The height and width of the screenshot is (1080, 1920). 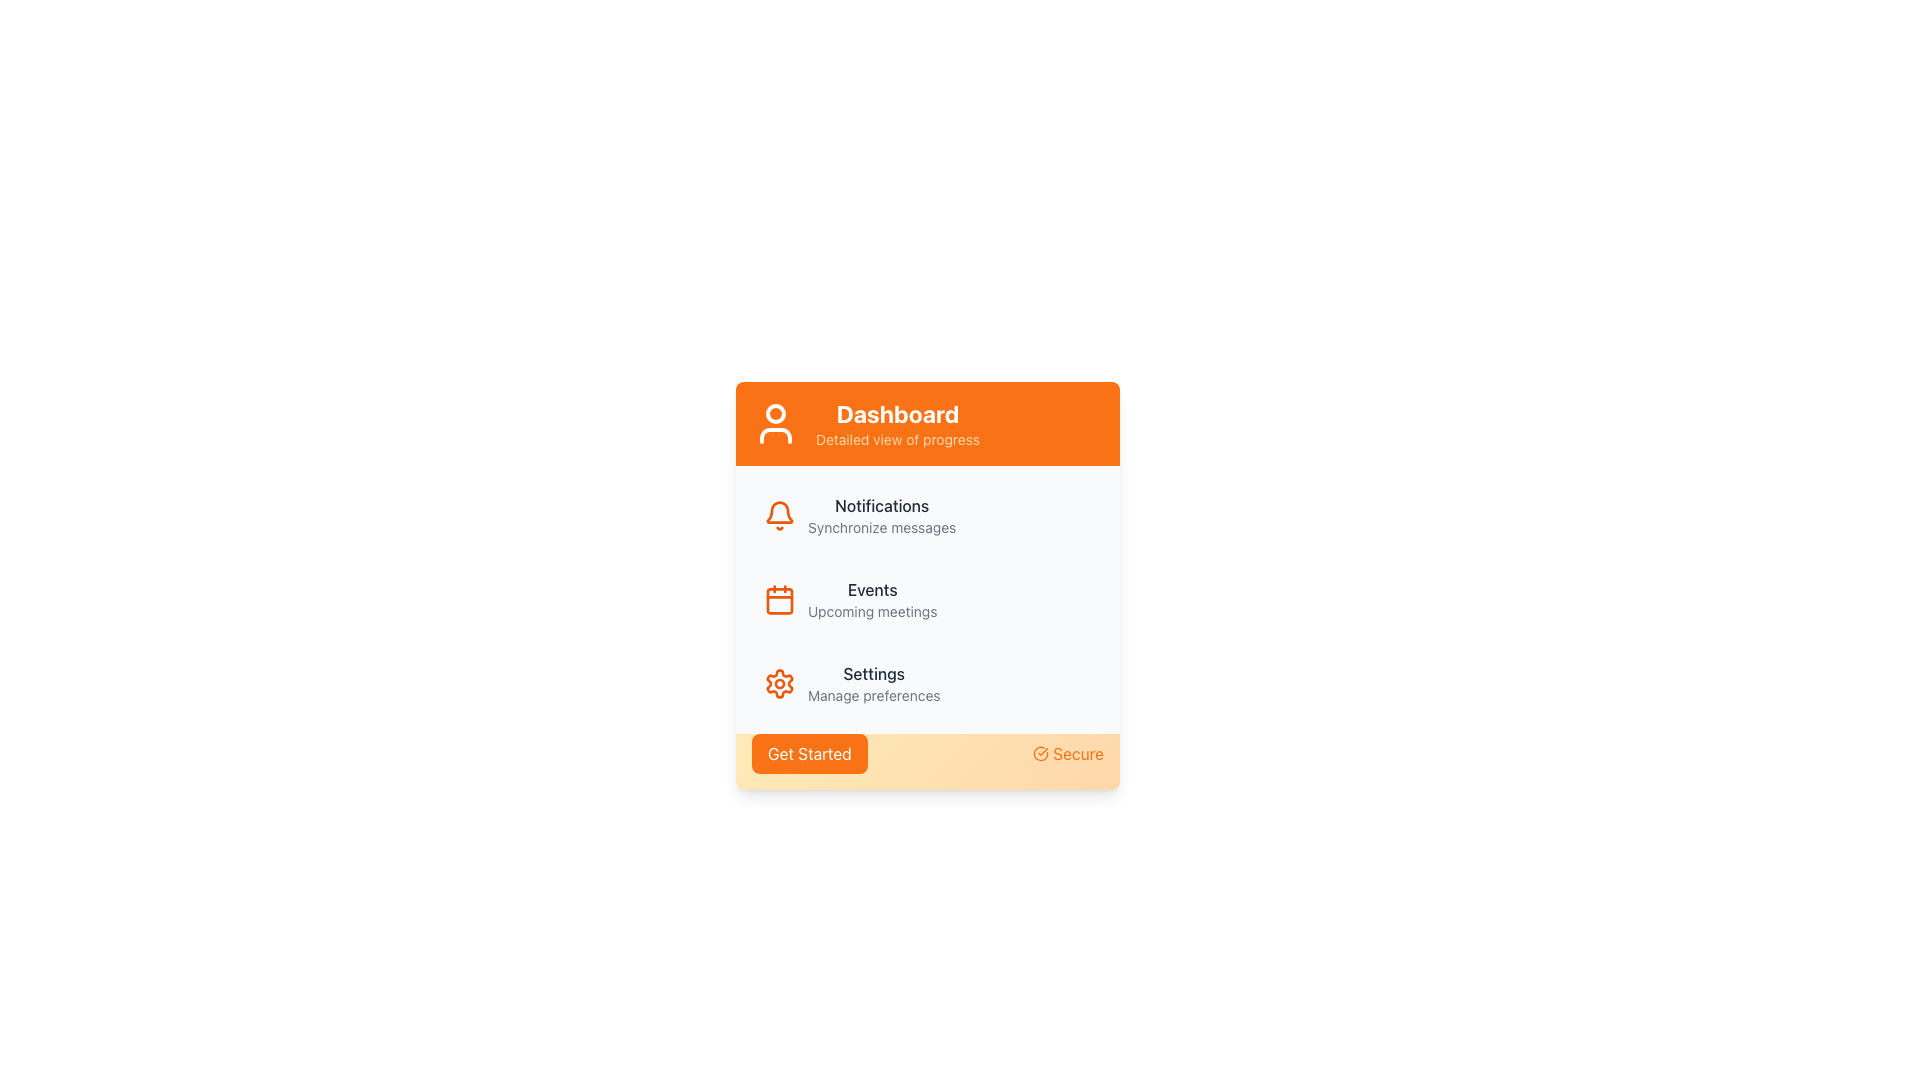 What do you see at coordinates (778, 600) in the screenshot?
I see `the central rectangular portion of the calendar icon, which is visually represented as part of the calendar icon adjacent to the 'Events' label` at bounding box center [778, 600].